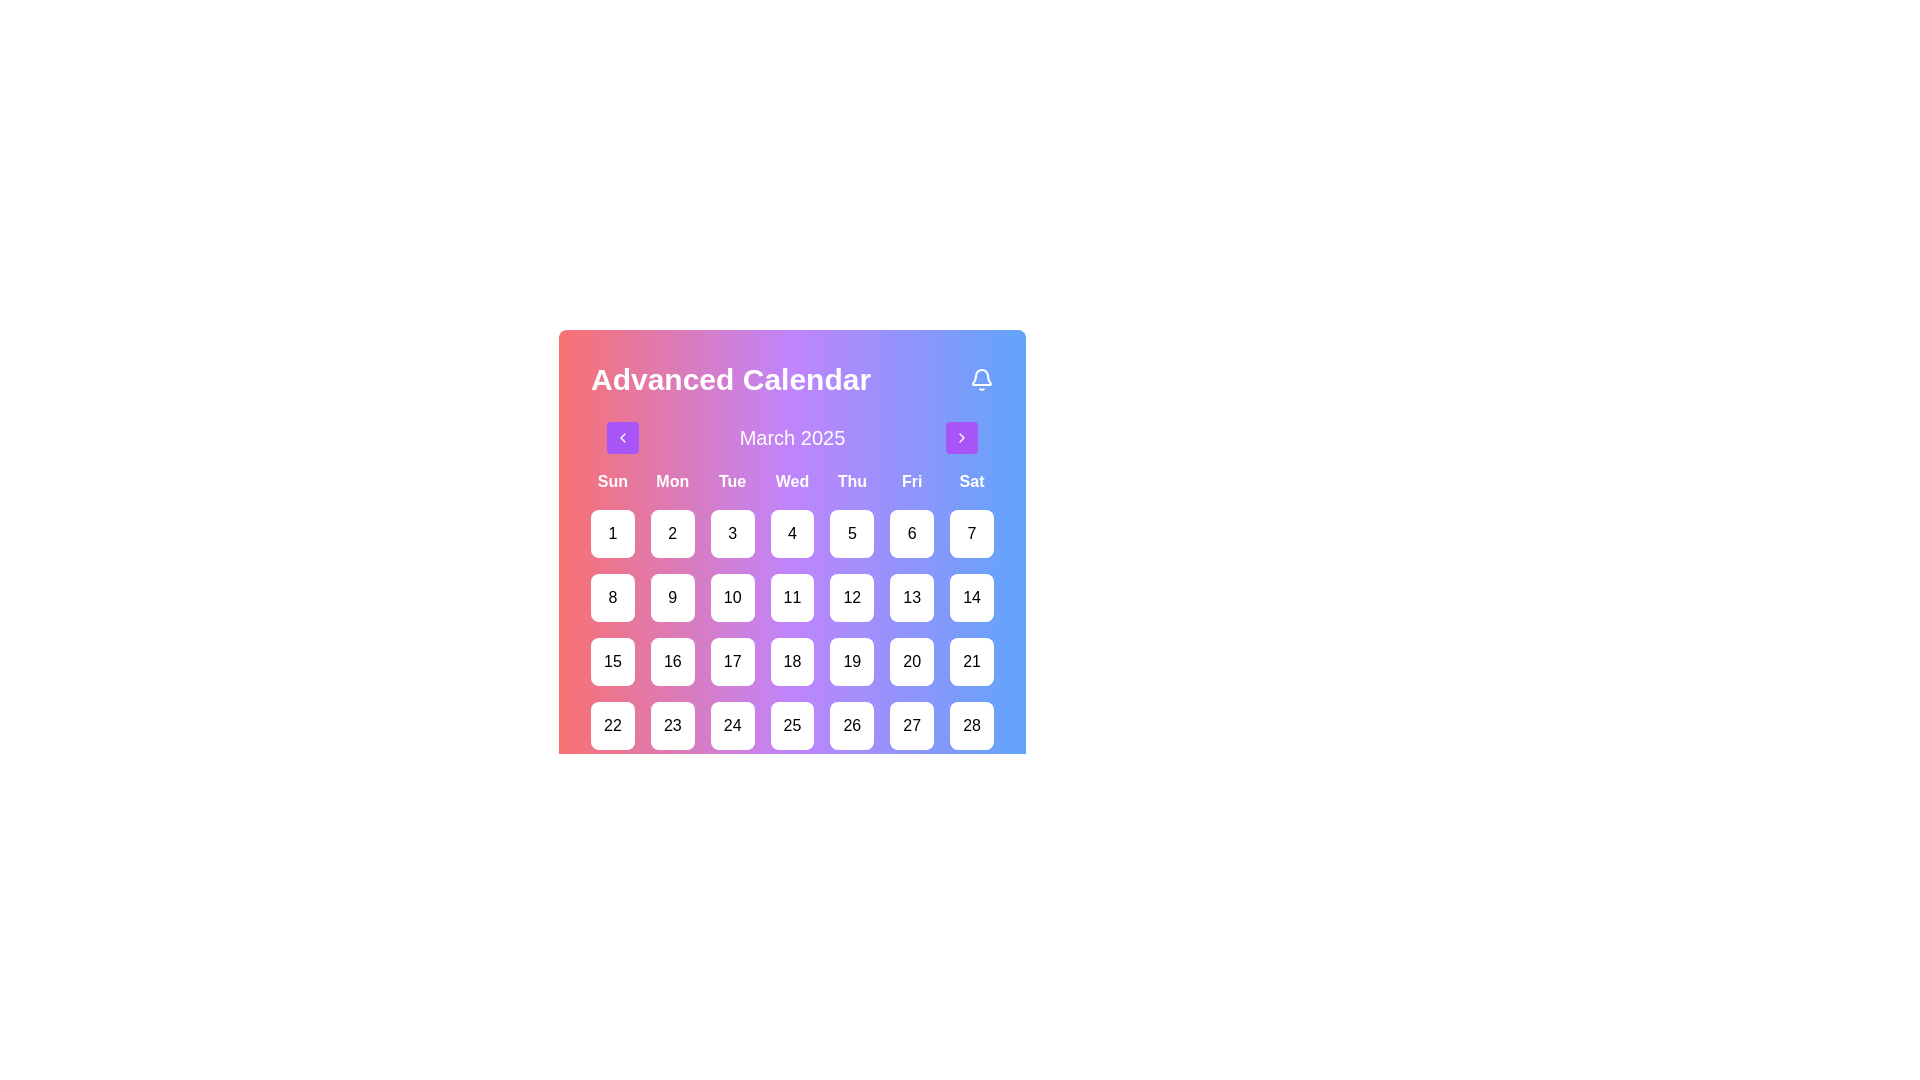  What do you see at coordinates (972, 482) in the screenshot?
I see `the text label reading 'Sat', which is the last item in a row of day labels at the top-right corner of the calendar interface` at bounding box center [972, 482].